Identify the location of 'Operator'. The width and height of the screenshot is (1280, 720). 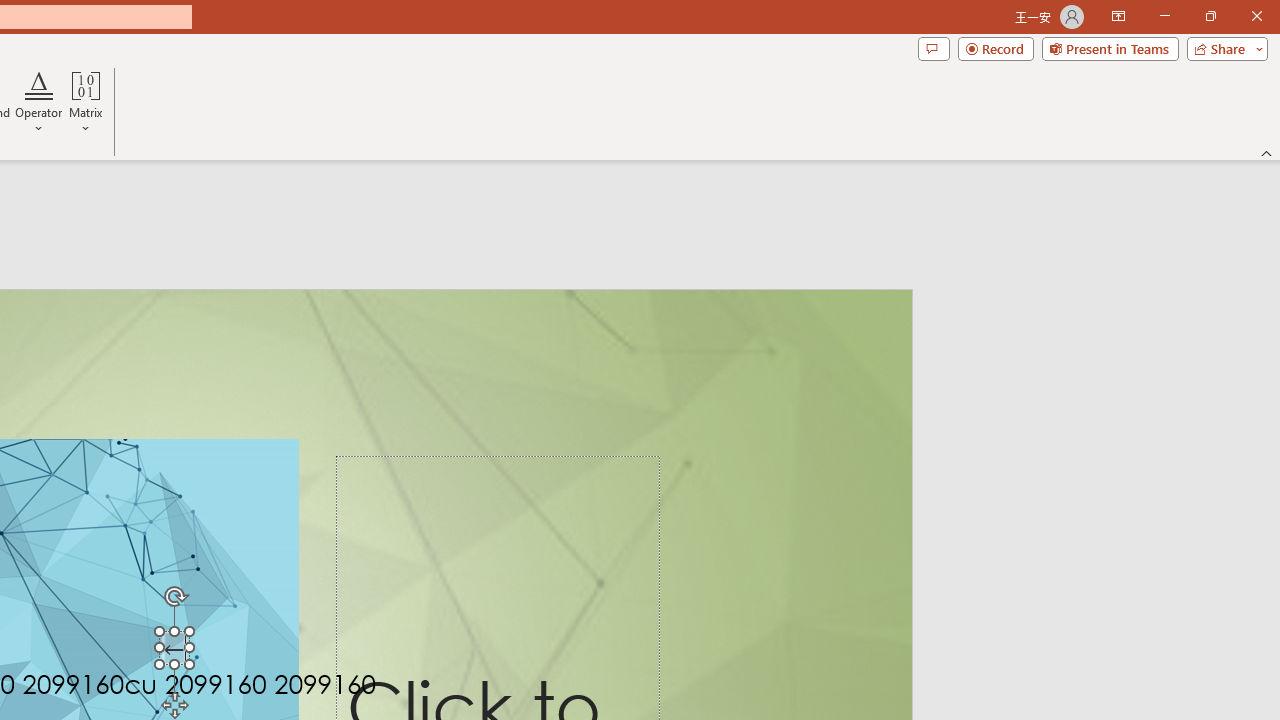
(39, 103).